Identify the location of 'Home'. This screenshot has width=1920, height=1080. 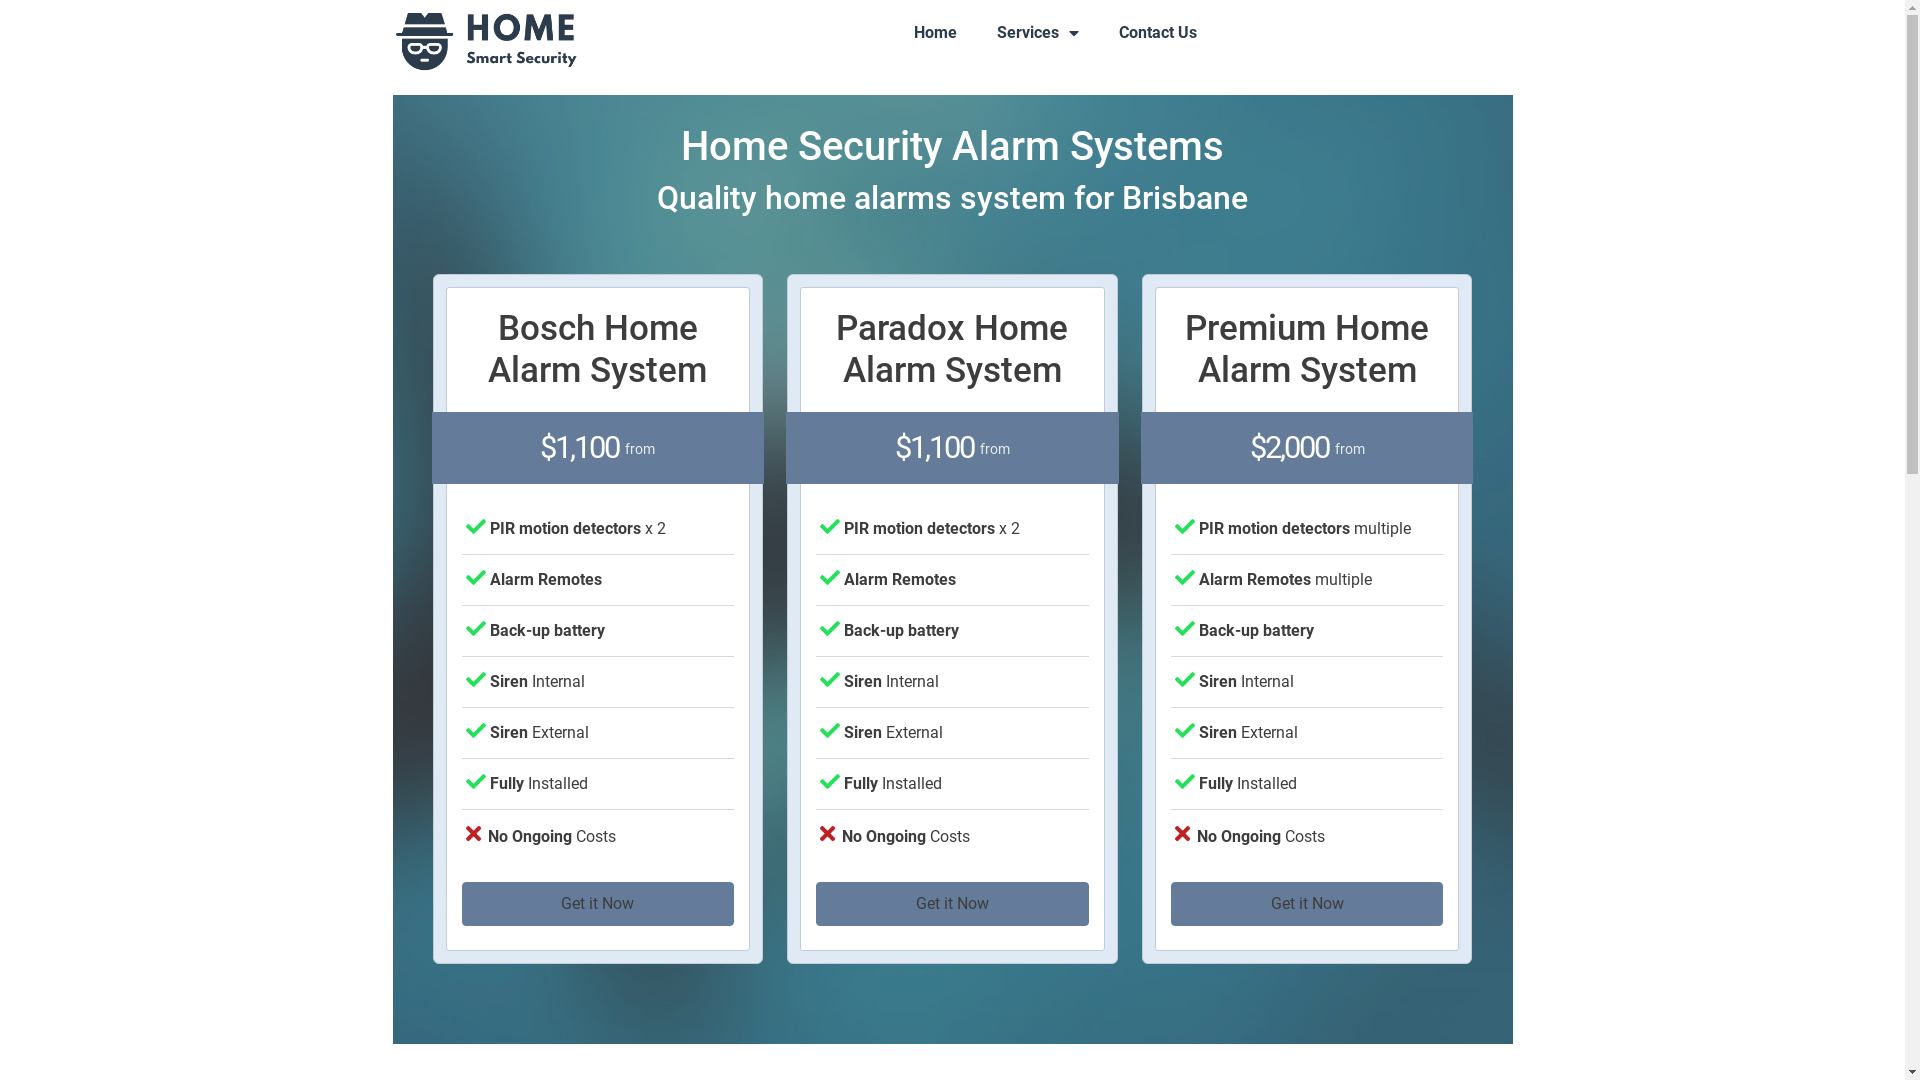
(934, 33).